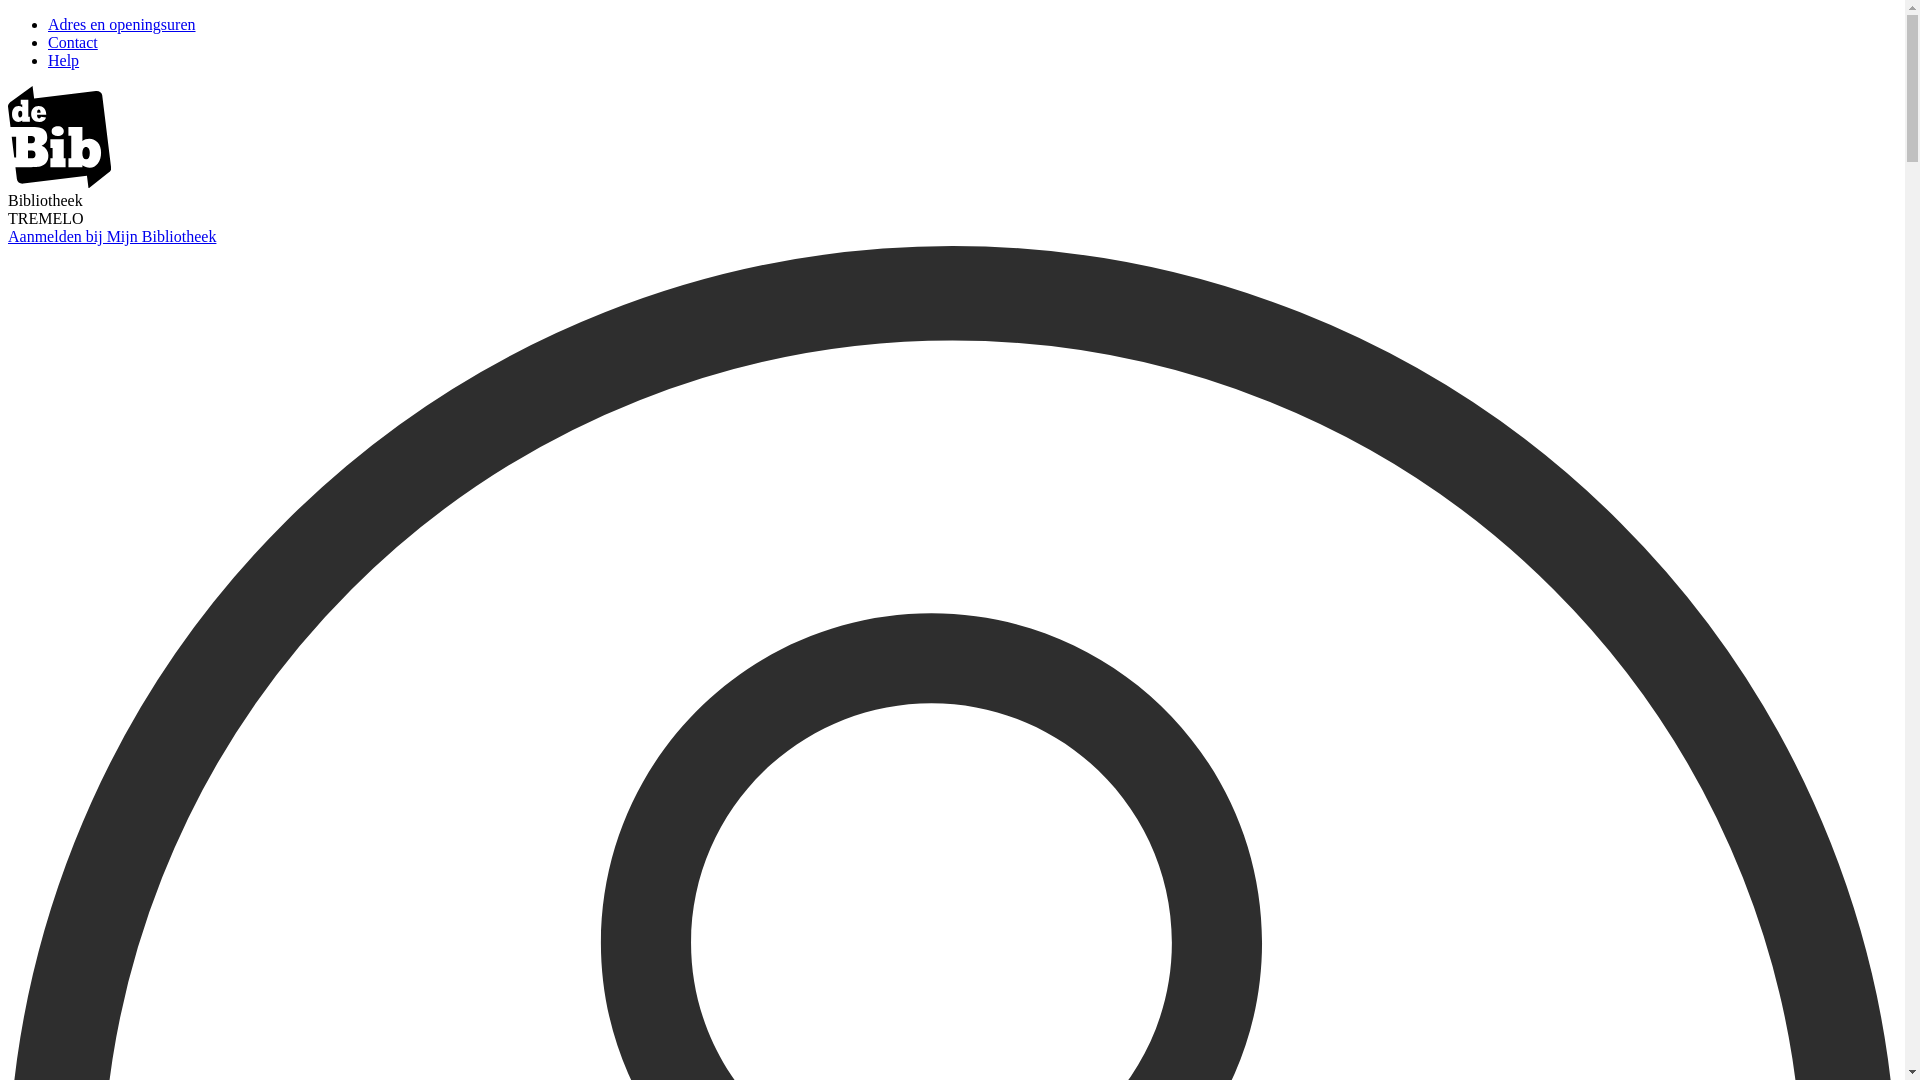 Image resolution: width=1920 pixels, height=1080 pixels. I want to click on 'image/svg+xml', so click(59, 182).